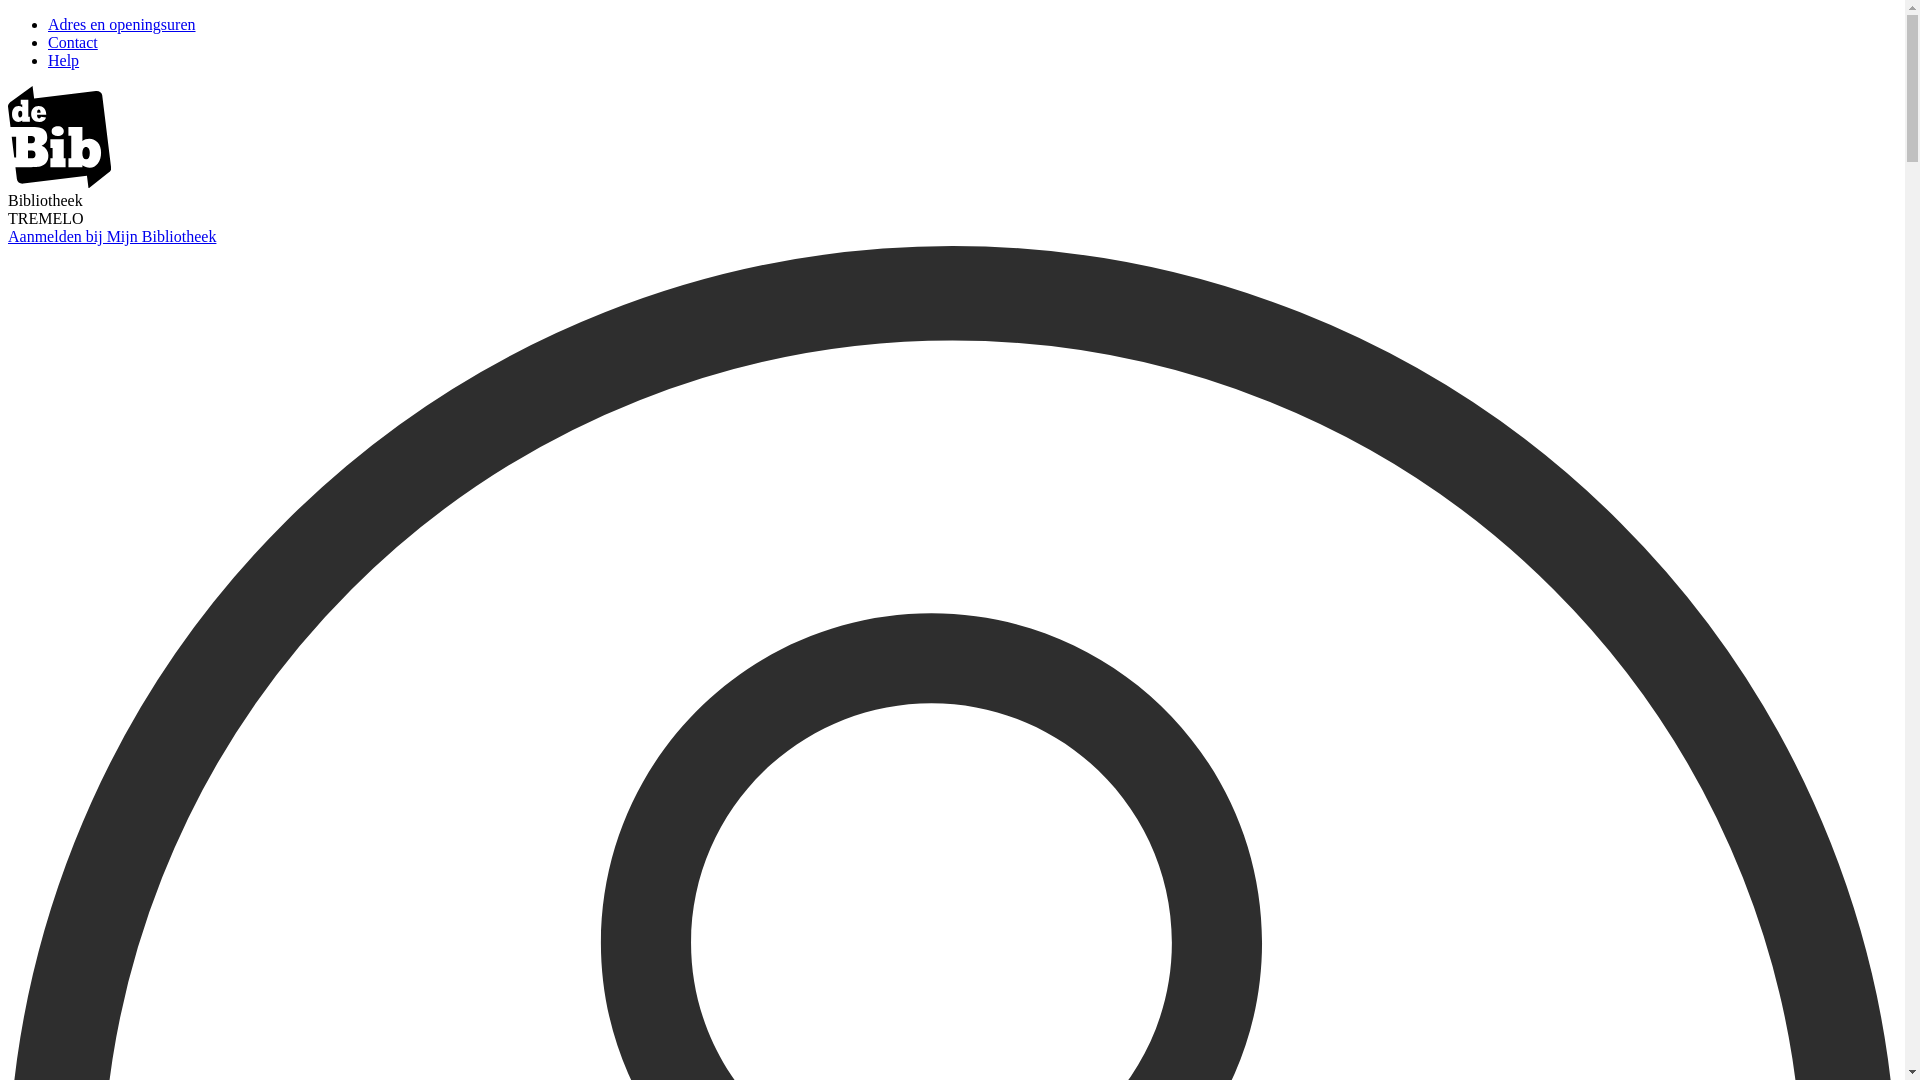 Image resolution: width=1920 pixels, height=1080 pixels. I want to click on 'image/svg+xml', so click(59, 182).